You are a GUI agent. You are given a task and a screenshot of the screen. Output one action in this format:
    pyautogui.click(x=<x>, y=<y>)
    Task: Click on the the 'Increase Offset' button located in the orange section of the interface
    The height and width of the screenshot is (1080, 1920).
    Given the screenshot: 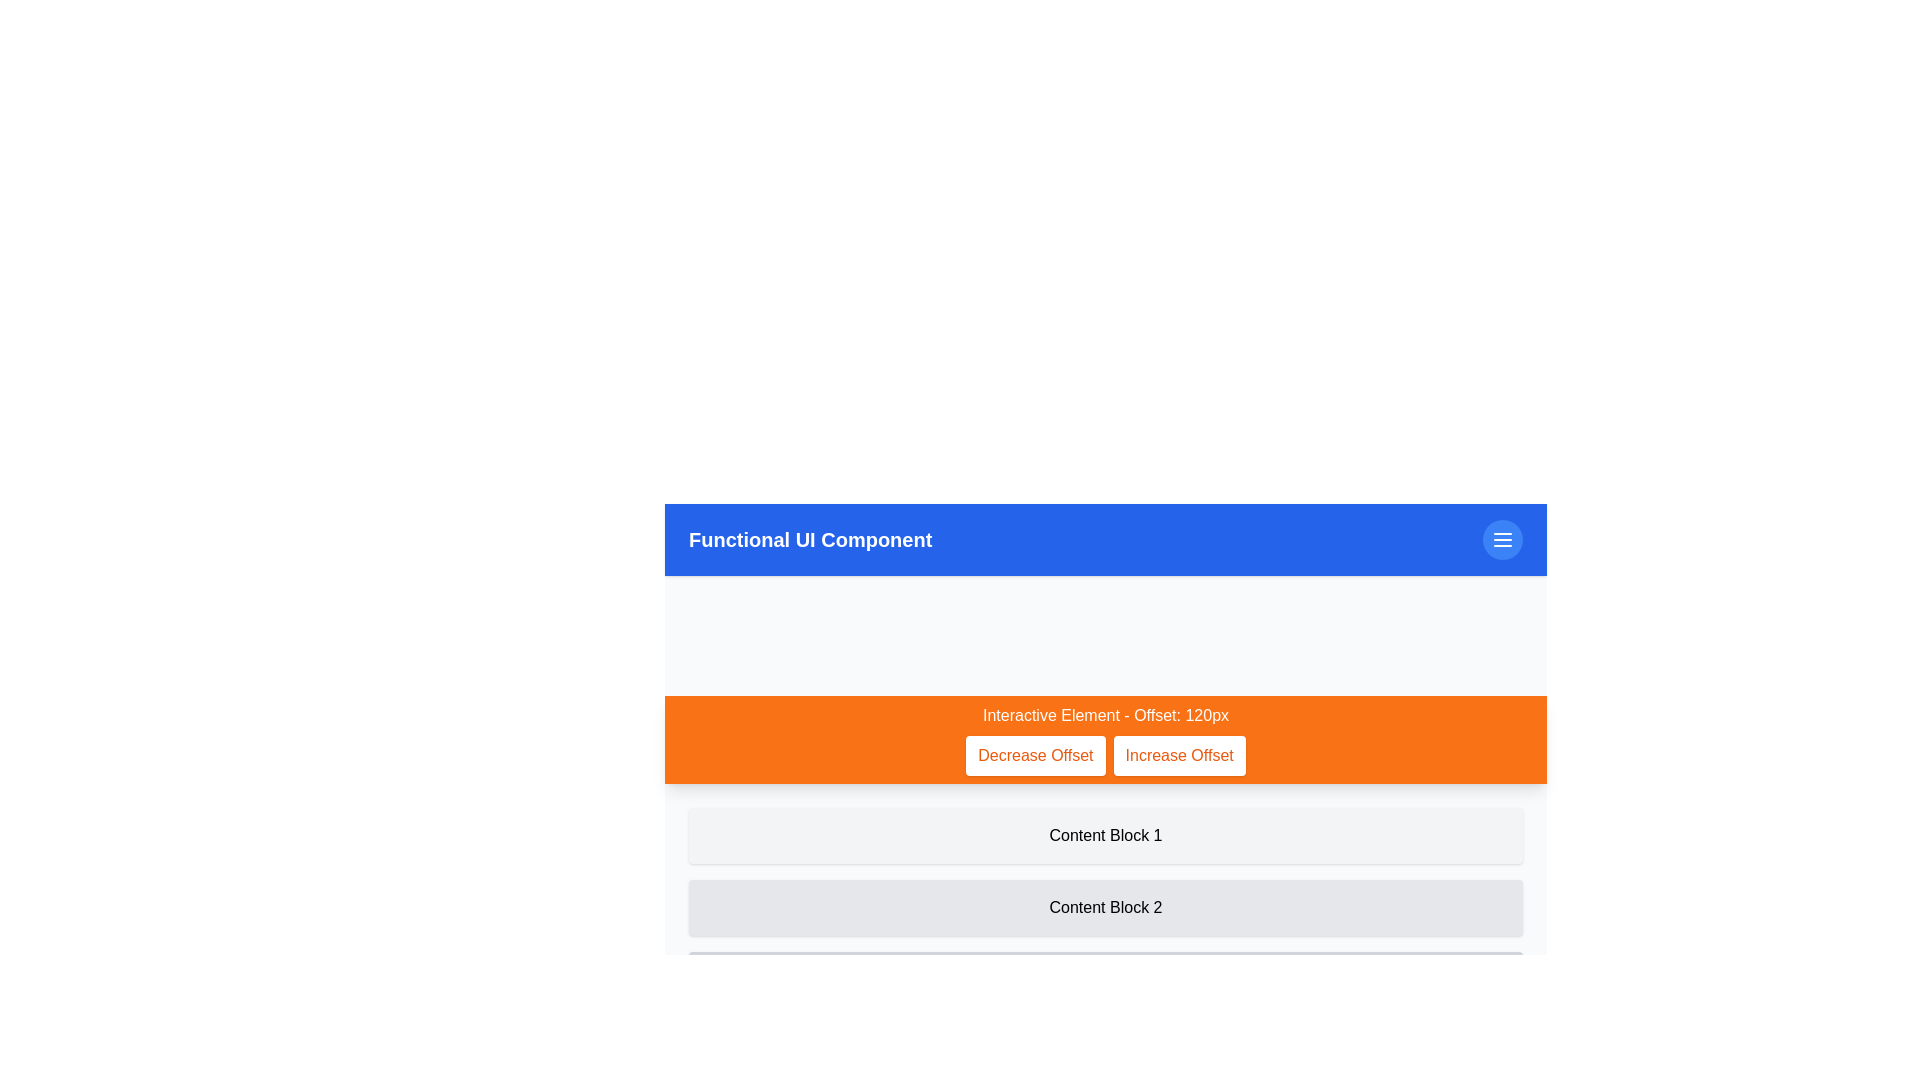 What is the action you would take?
    pyautogui.click(x=1179, y=756)
    